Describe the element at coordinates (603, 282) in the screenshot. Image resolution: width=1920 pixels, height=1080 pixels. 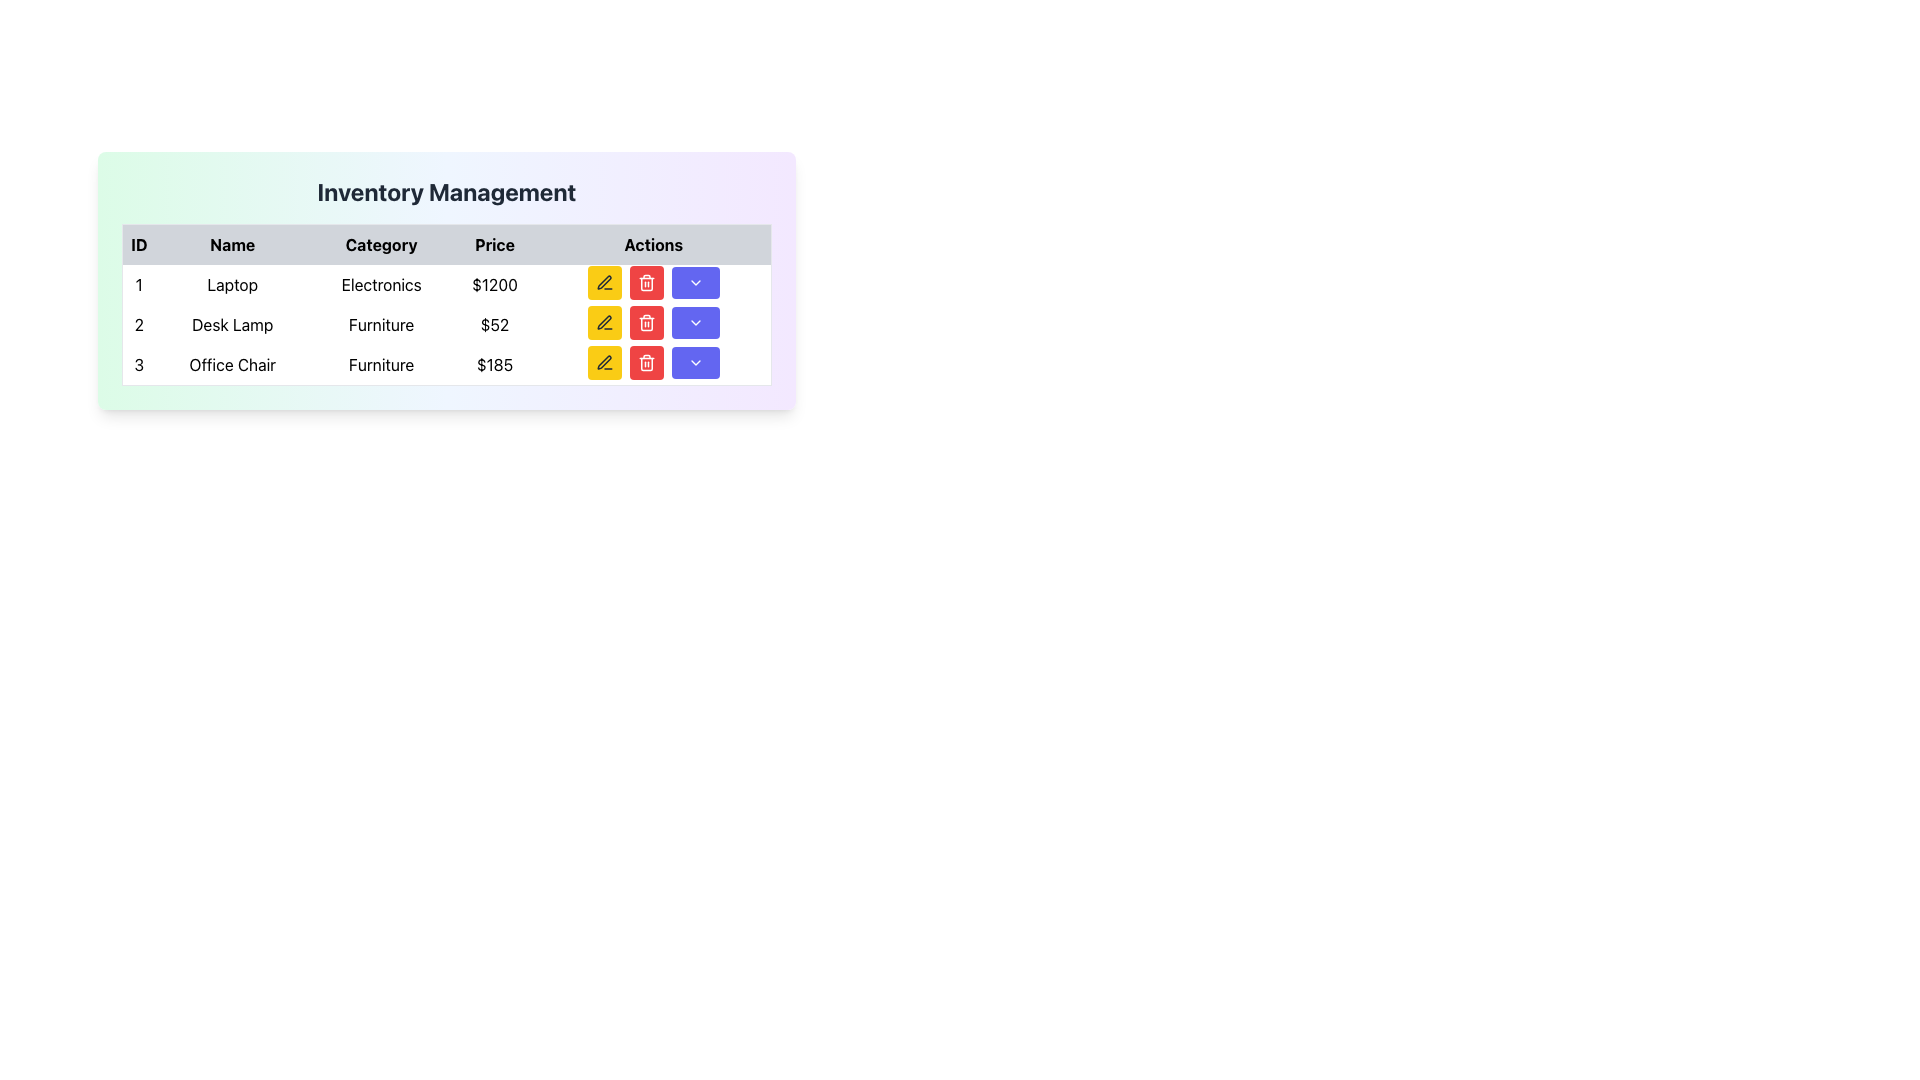
I see `the pen icon button with a yellow background in the 'Actions' column of the first row` at that location.